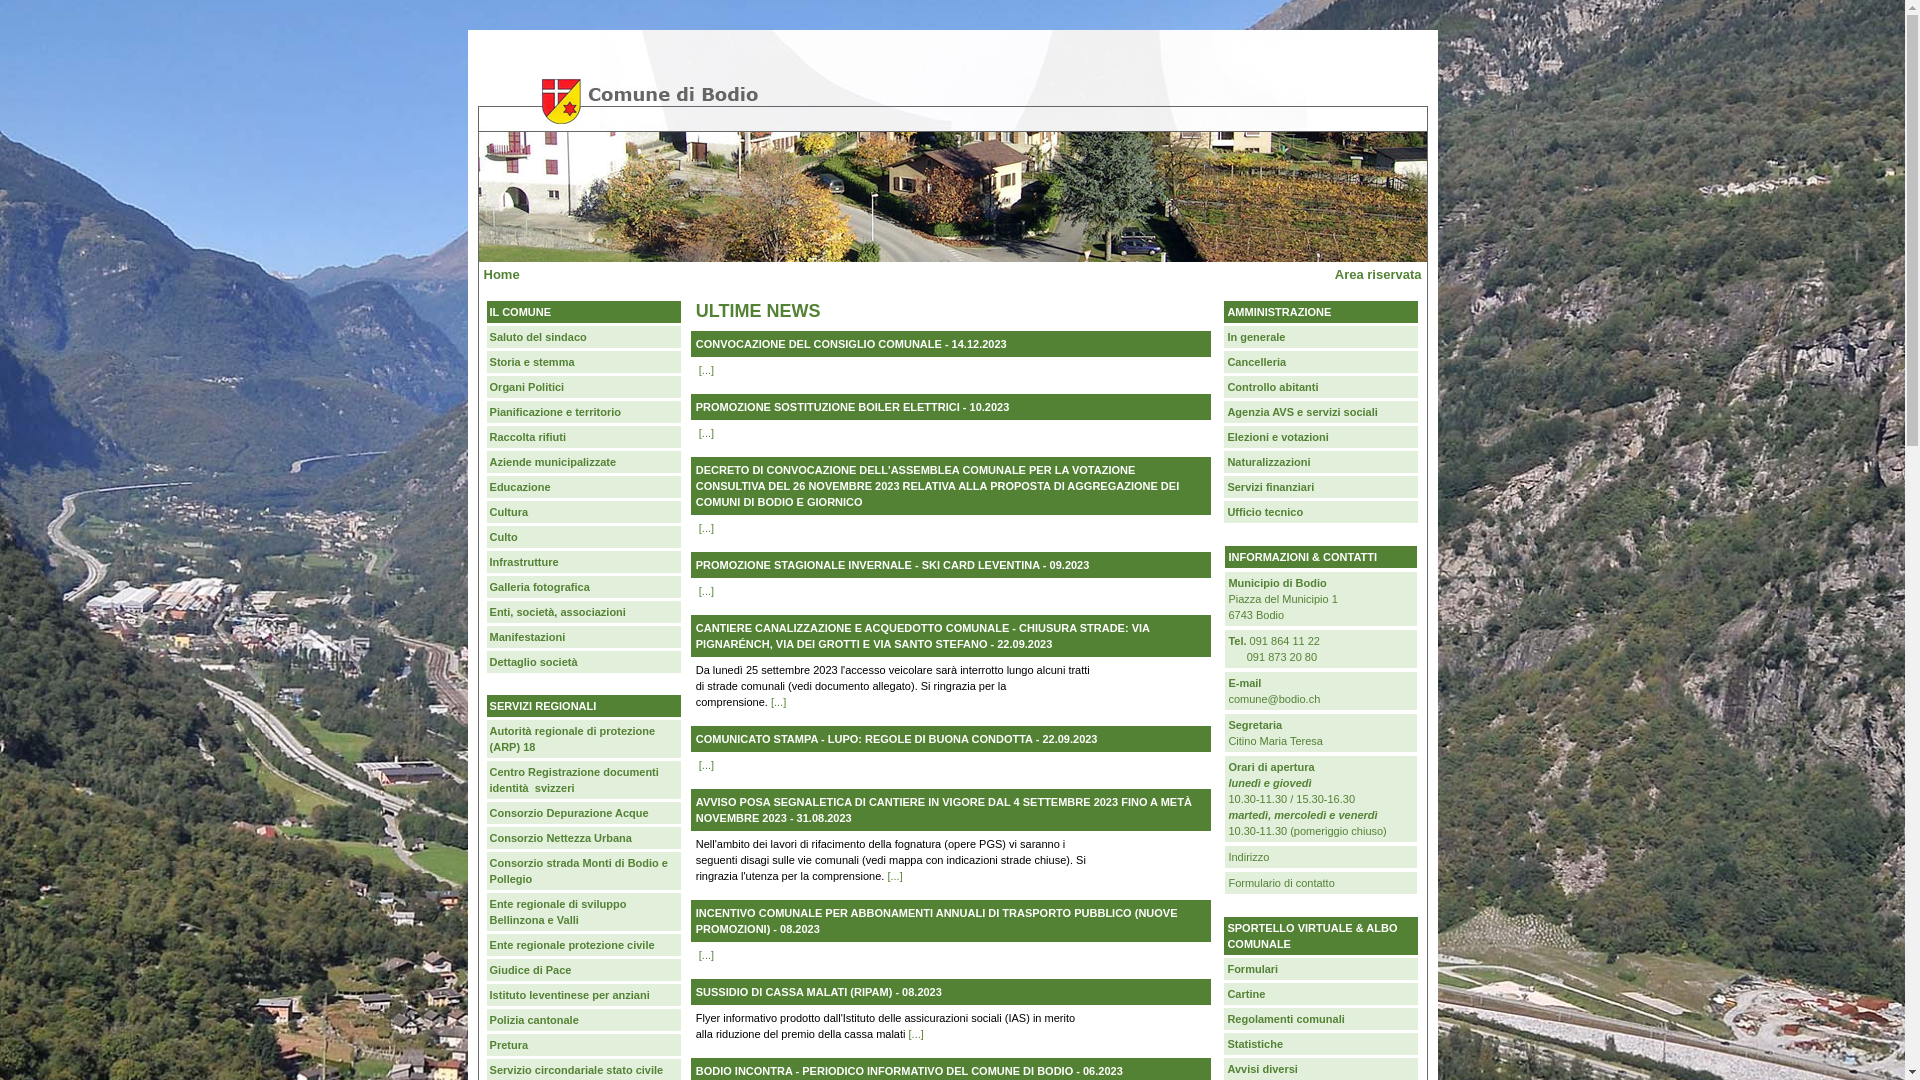 This screenshot has width=1920, height=1080. What do you see at coordinates (1320, 386) in the screenshot?
I see `'Controllo abitanti'` at bounding box center [1320, 386].